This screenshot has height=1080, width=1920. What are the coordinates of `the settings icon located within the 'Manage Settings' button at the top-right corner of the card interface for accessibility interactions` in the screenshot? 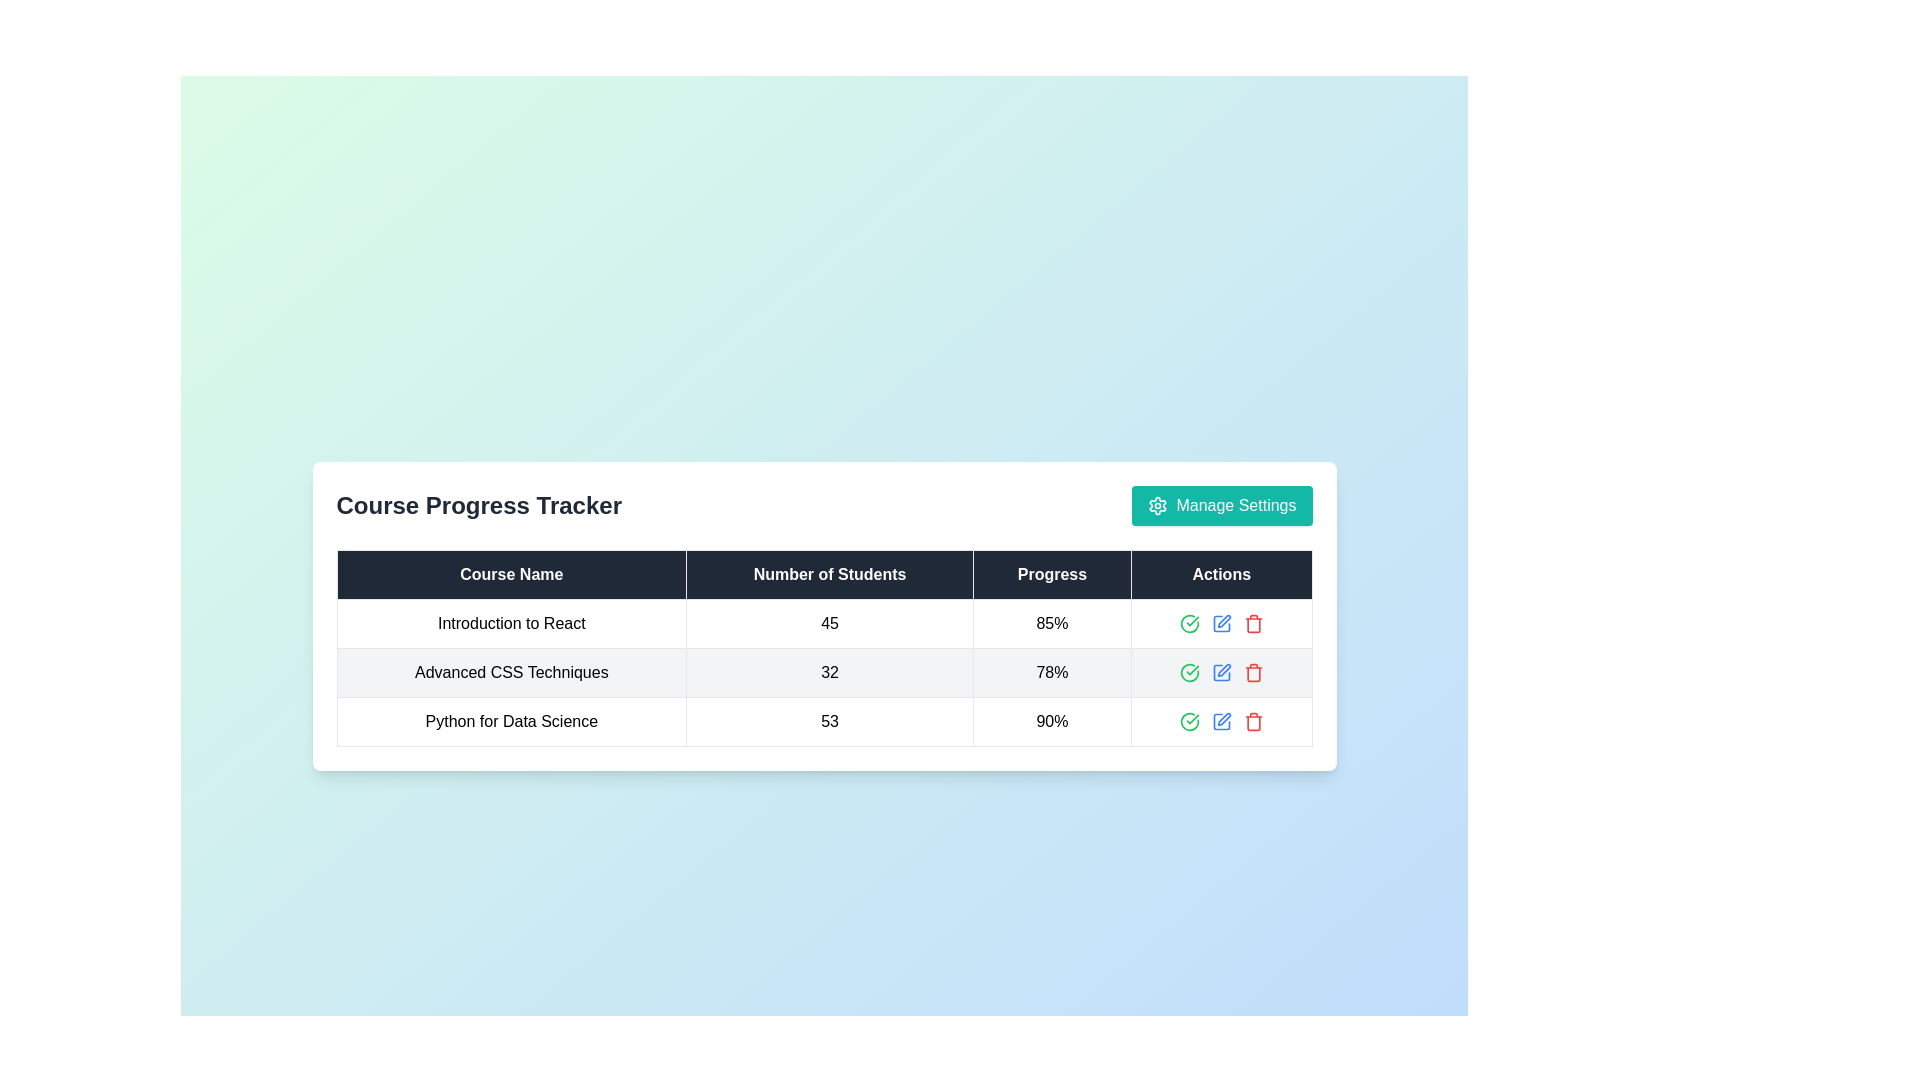 It's located at (1158, 504).